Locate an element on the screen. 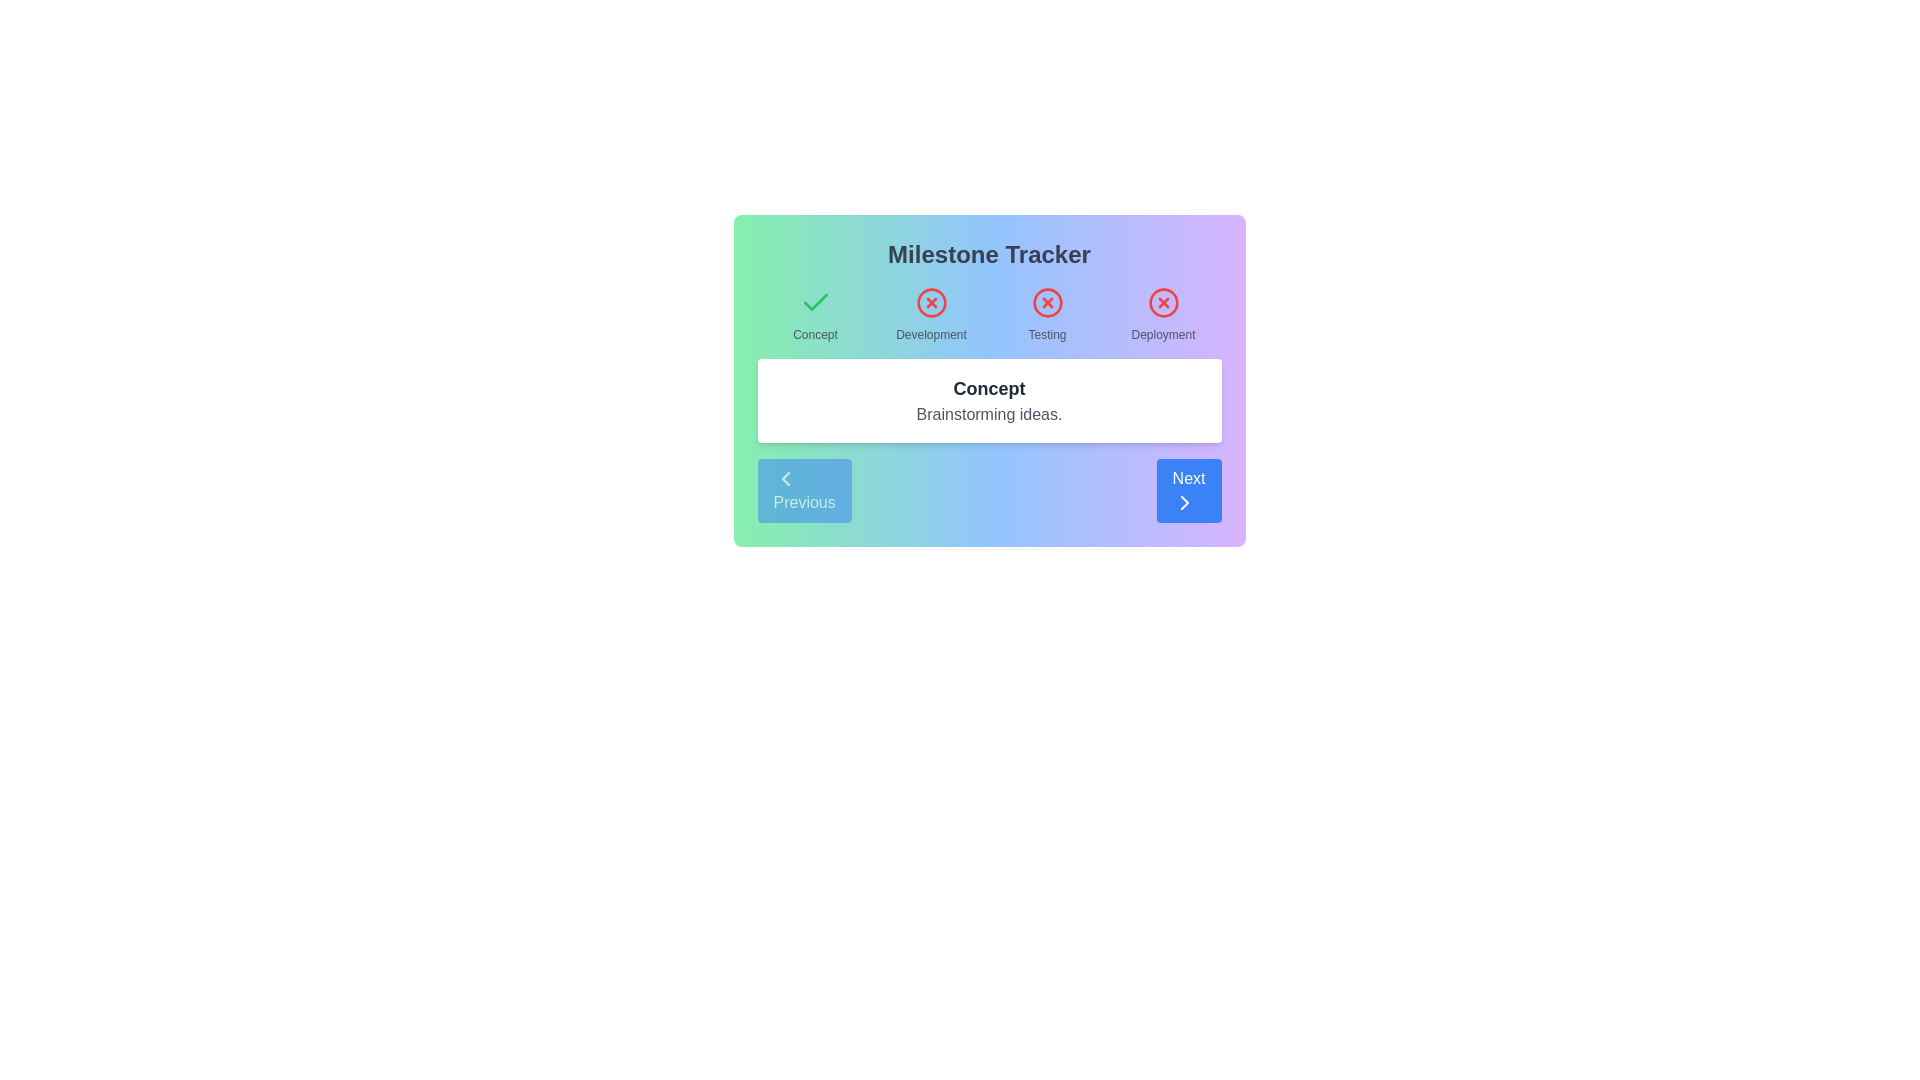  the 'Deployment' text label, which is styled in a small gray font and located beneath a red circular icon with an 'X', as it is part of a navigation system is located at coordinates (1163, 334).